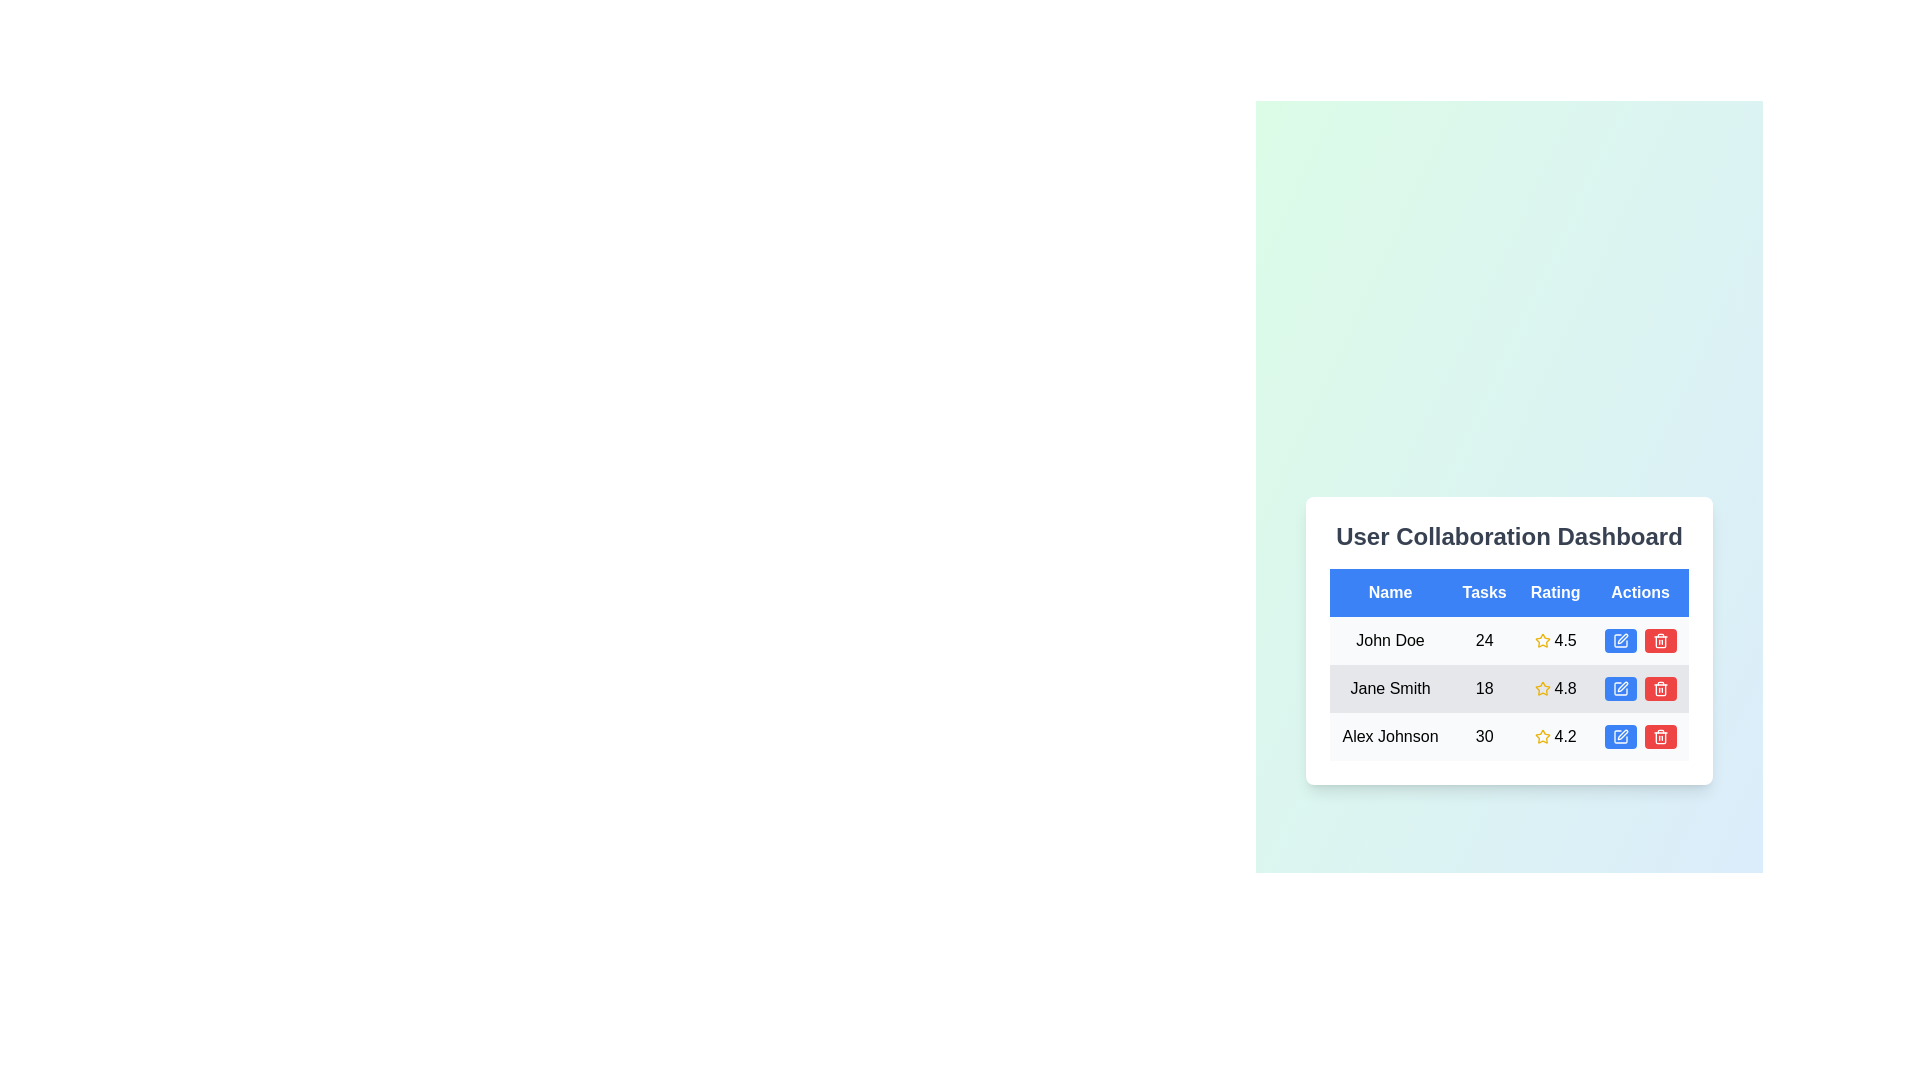 The image size is (1920, 1080). I want to click on the trash can icon button with a red background located in the 'Actions' column of the data table row labeled 'Jane Smith', so click(1660, 688).